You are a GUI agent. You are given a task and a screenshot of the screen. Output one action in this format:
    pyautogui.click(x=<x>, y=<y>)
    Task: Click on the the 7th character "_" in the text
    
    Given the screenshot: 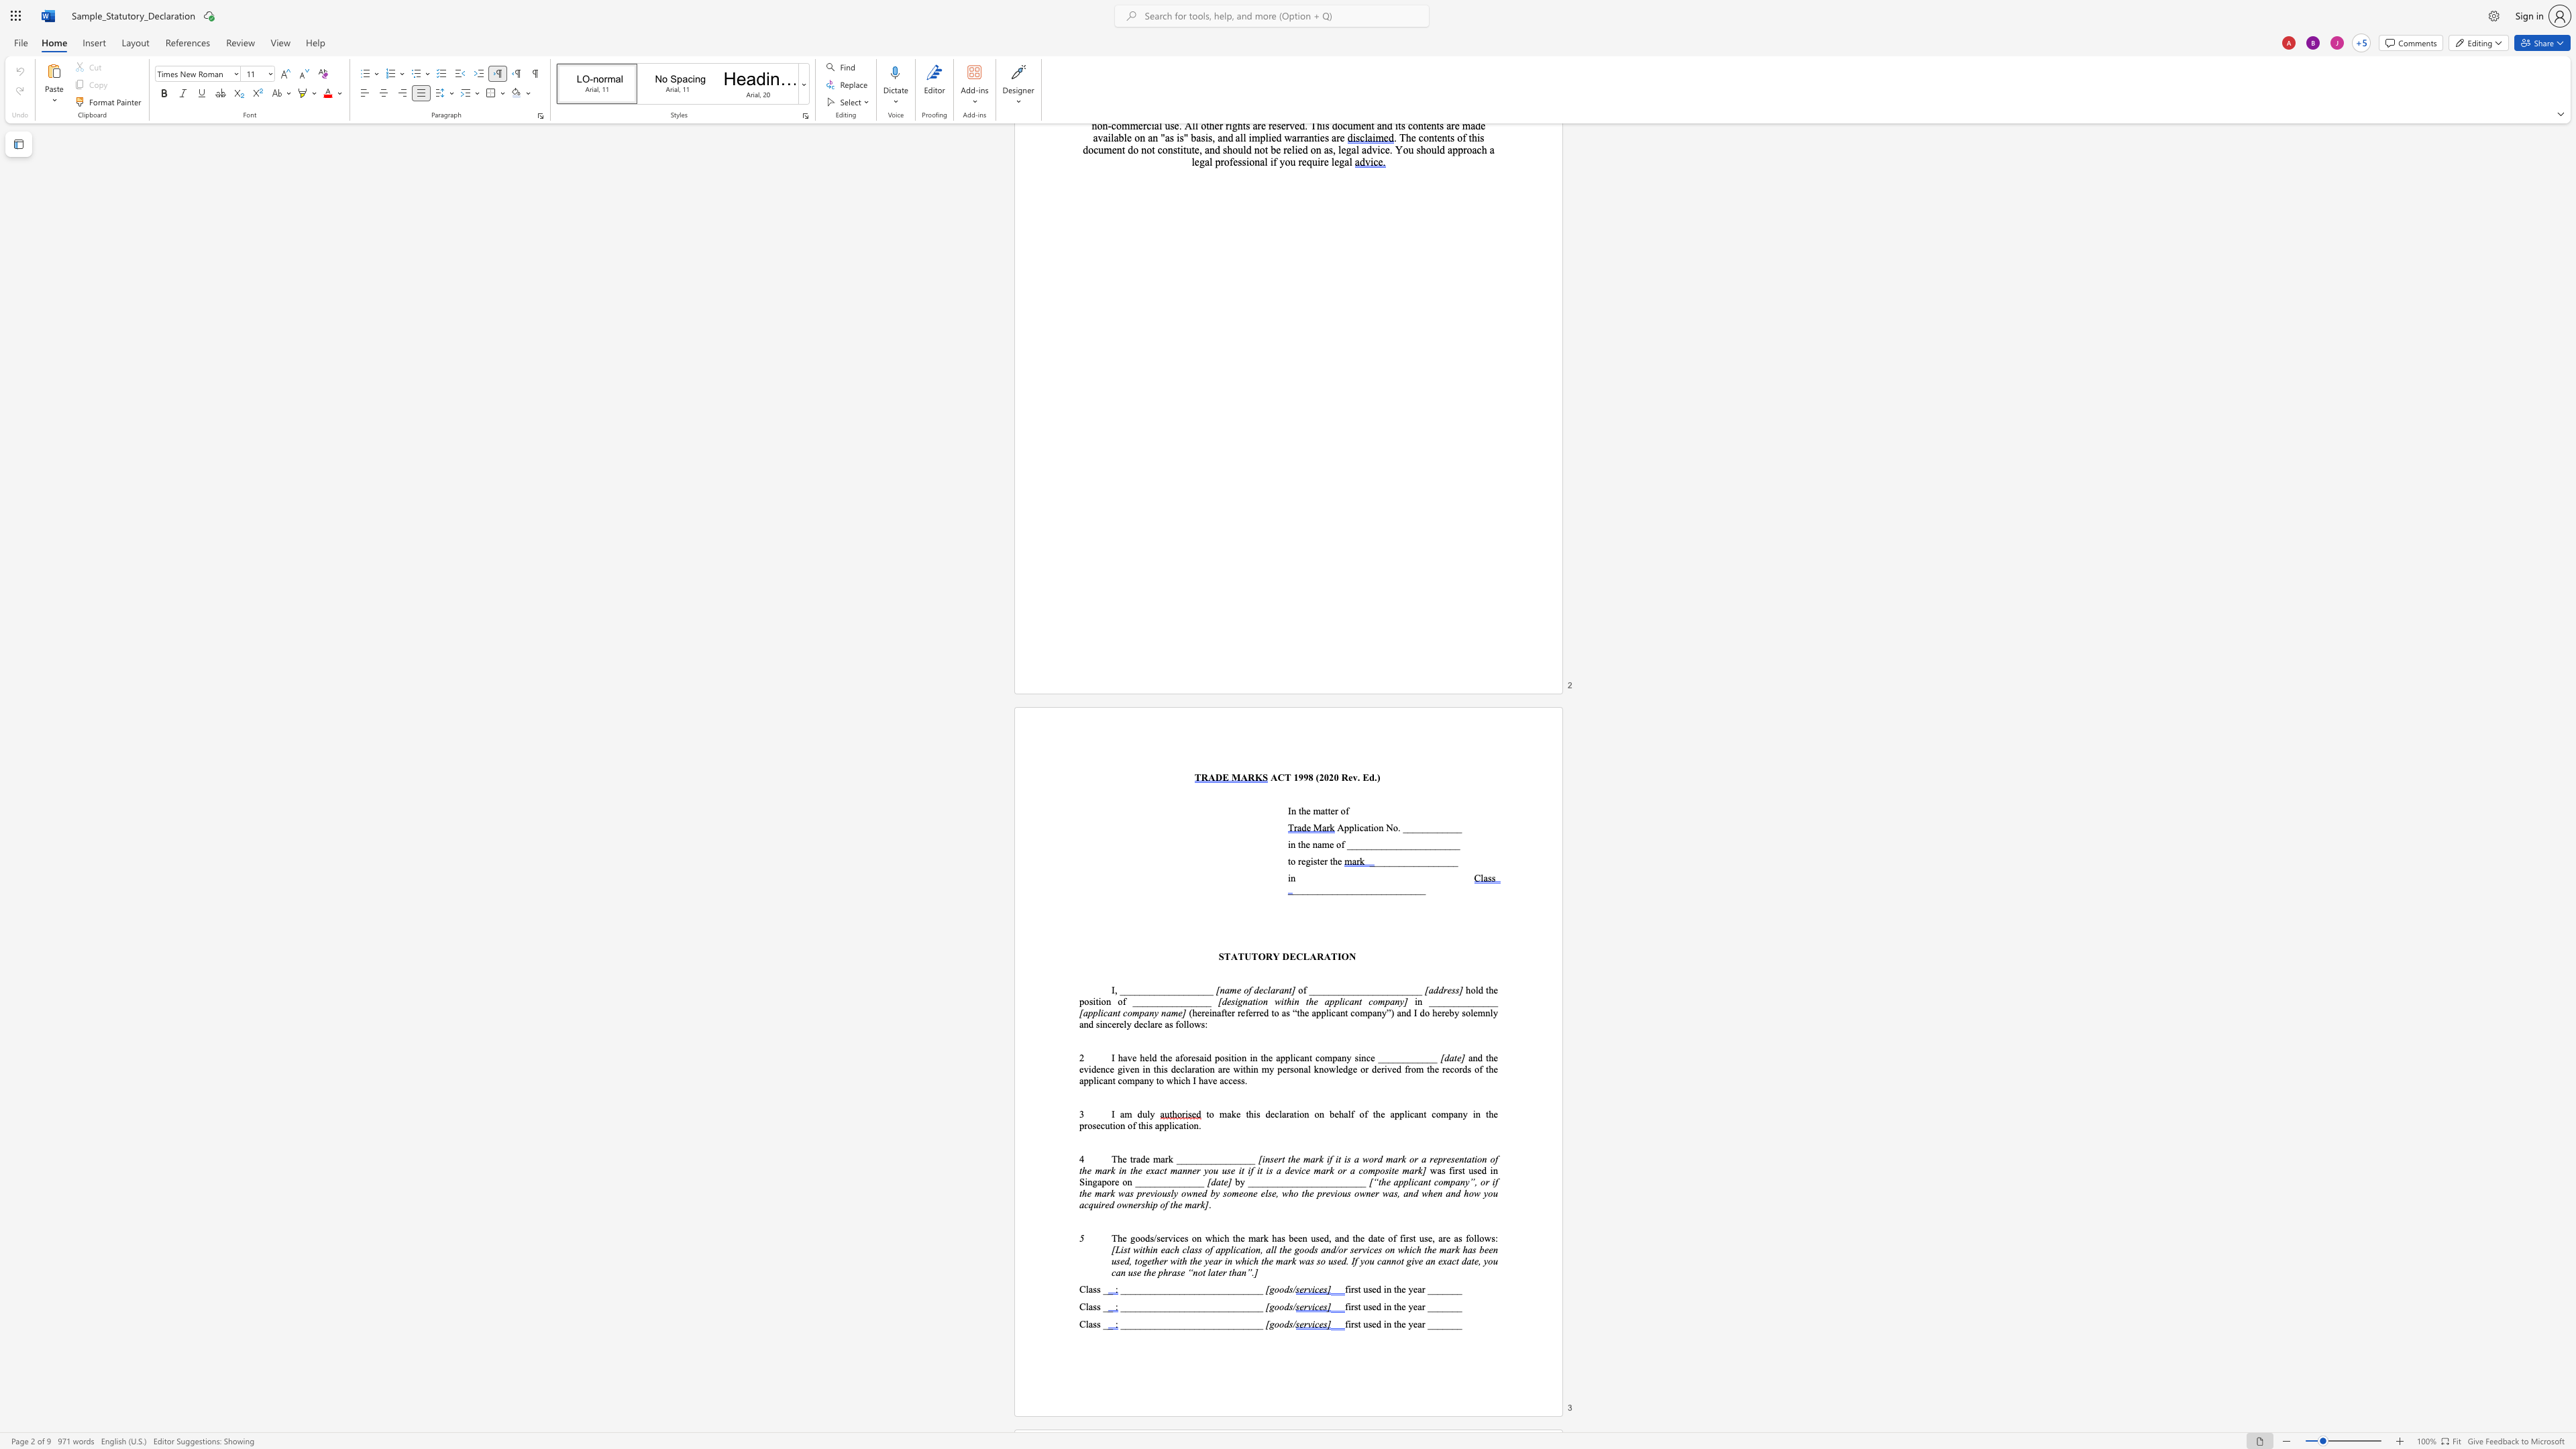 What is the action you would take?
    pyautogui.click(x=1405, y=859)
    